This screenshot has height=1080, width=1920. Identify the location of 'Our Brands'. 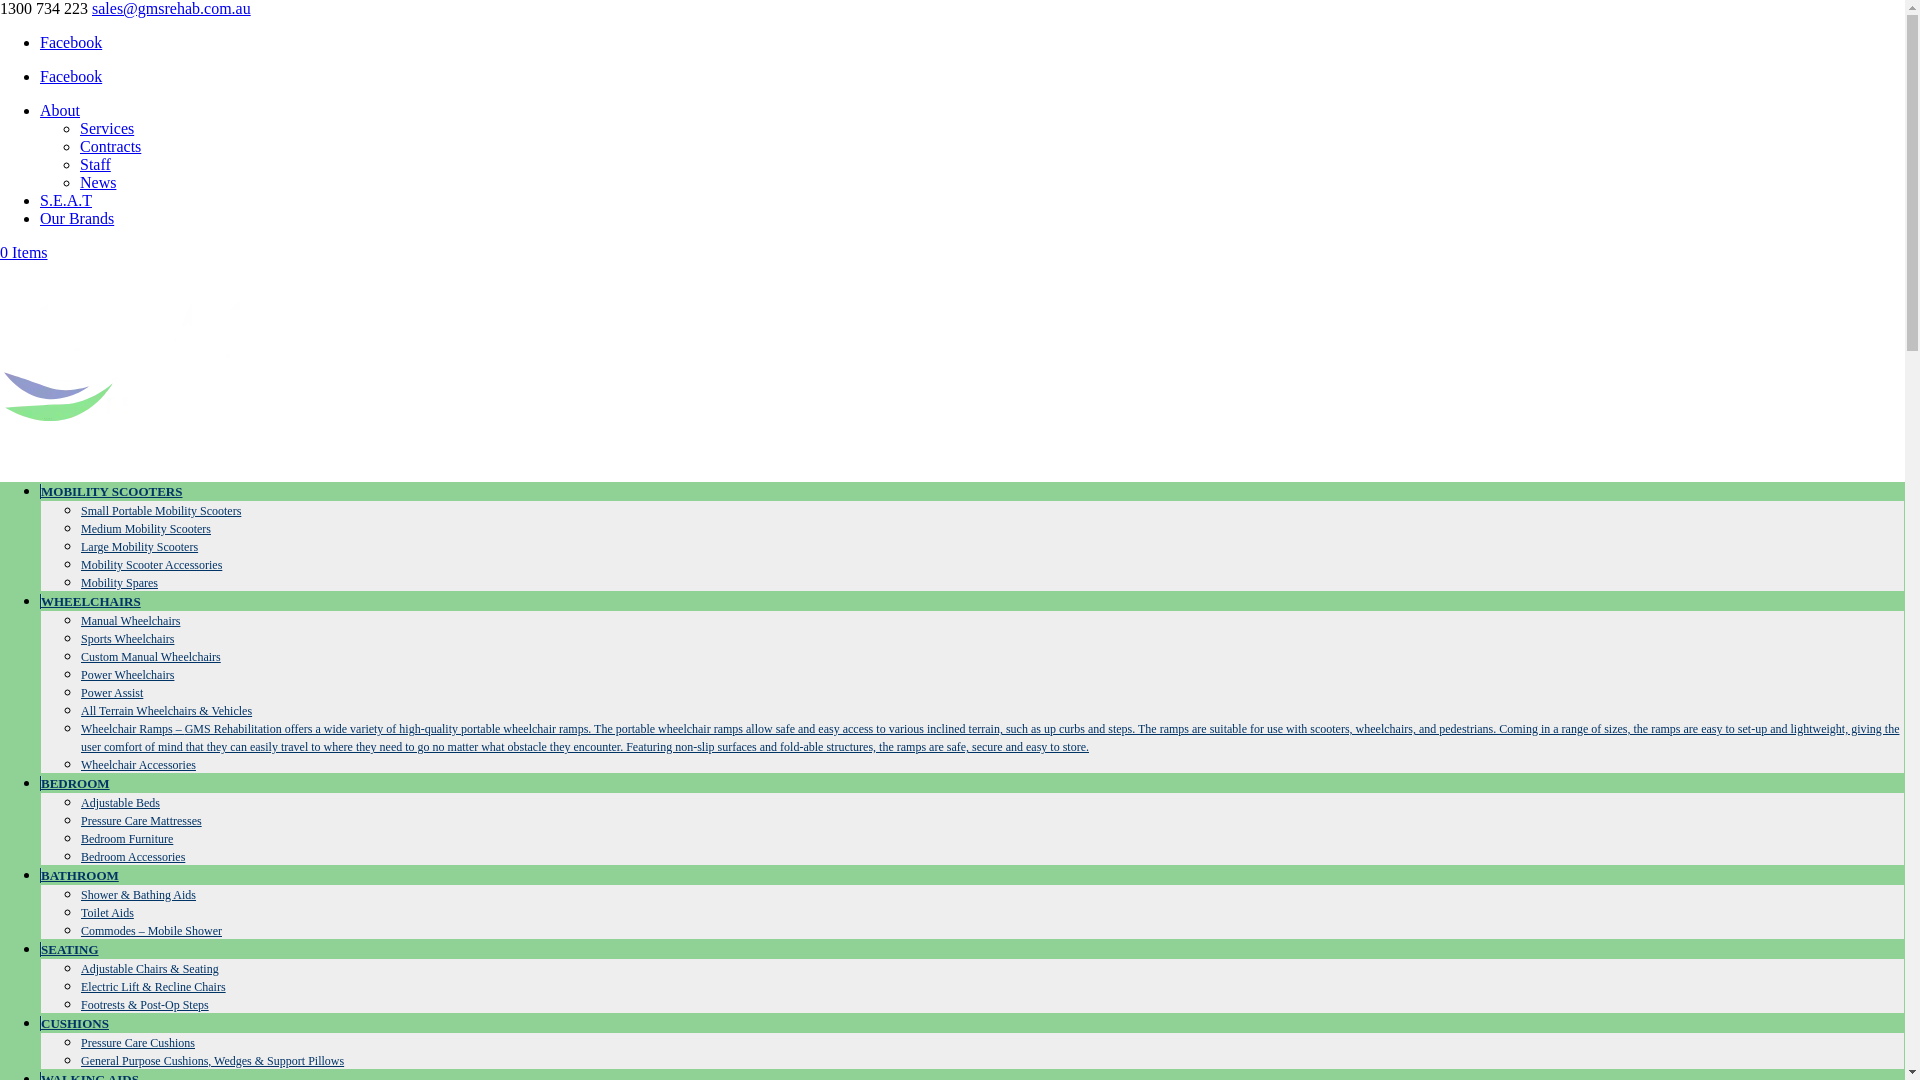
(76, 218).